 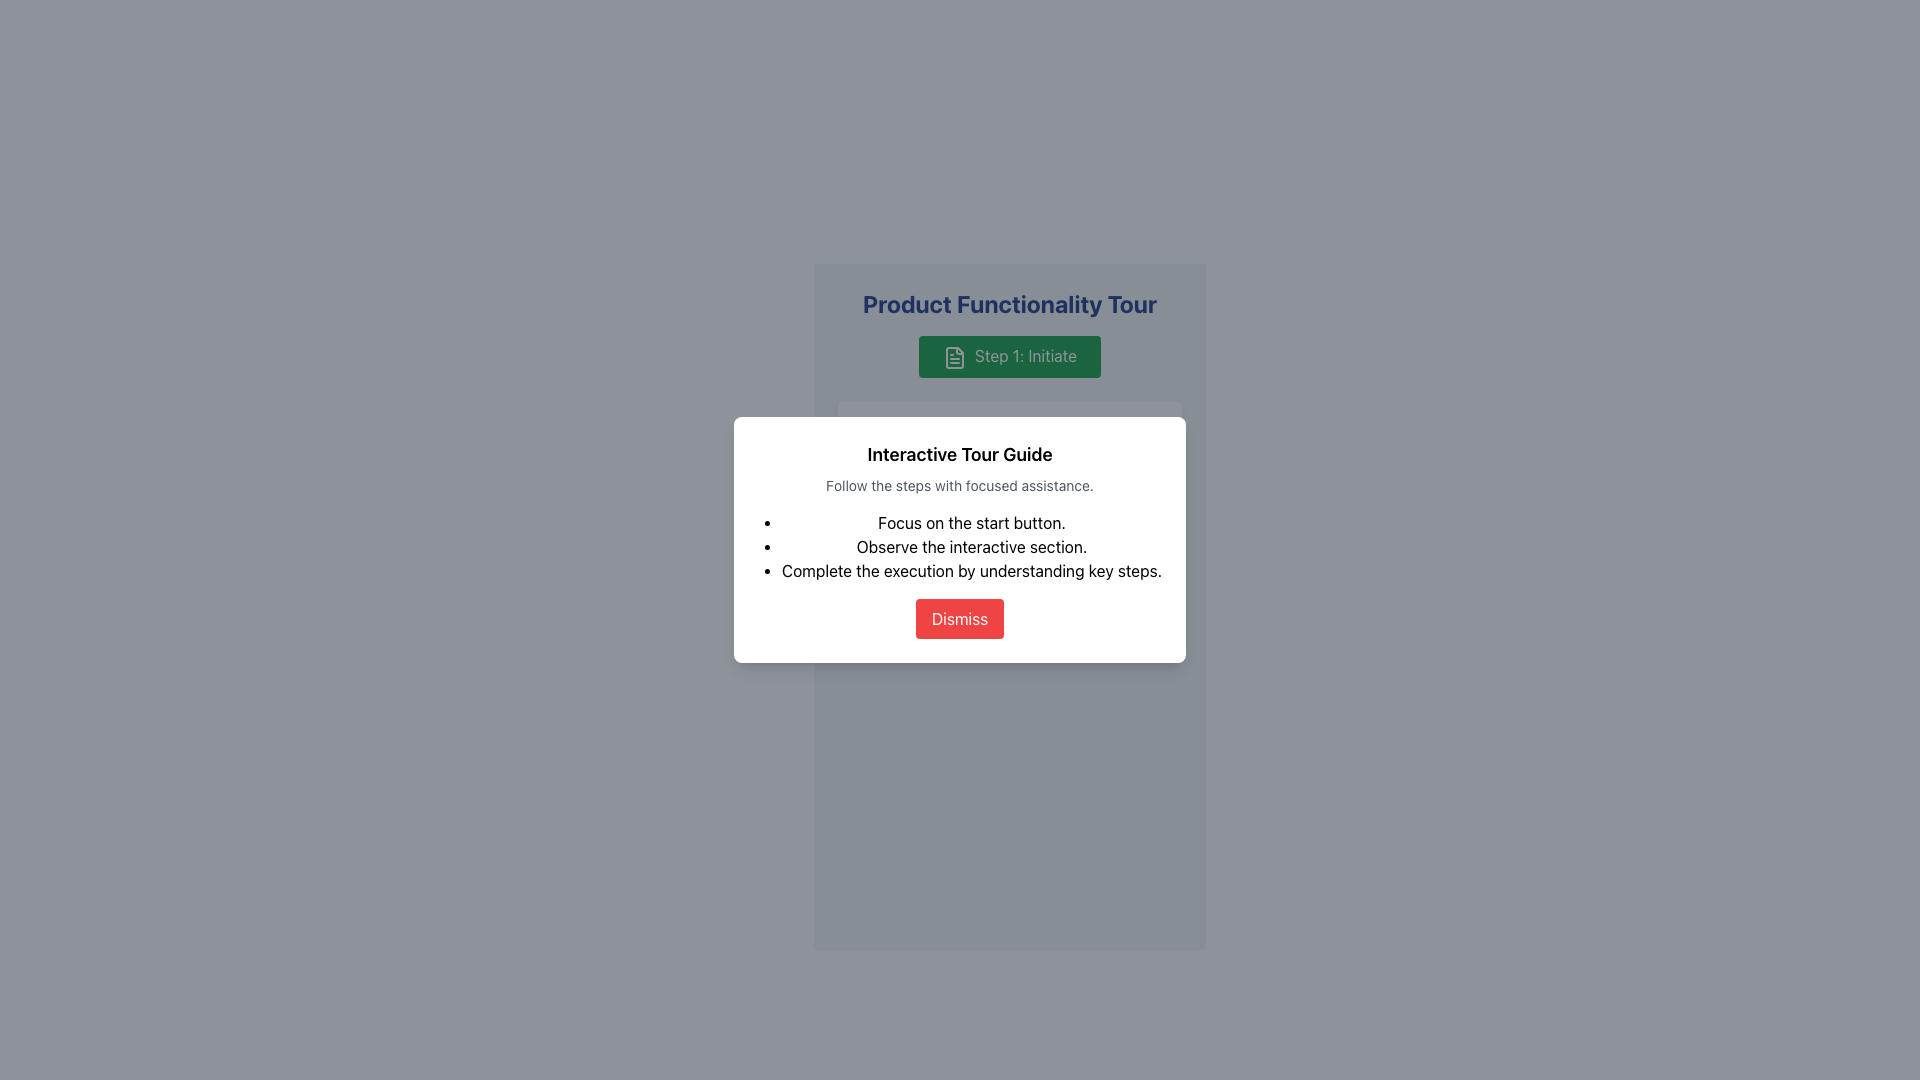 What do you see at coordinates (954, 356) in the screenshot?
I see `the document icon located to the left of the text 'Step 1: Initiate' within the green rectangular button to identify the button functionality` at bounding box center [954, 356].